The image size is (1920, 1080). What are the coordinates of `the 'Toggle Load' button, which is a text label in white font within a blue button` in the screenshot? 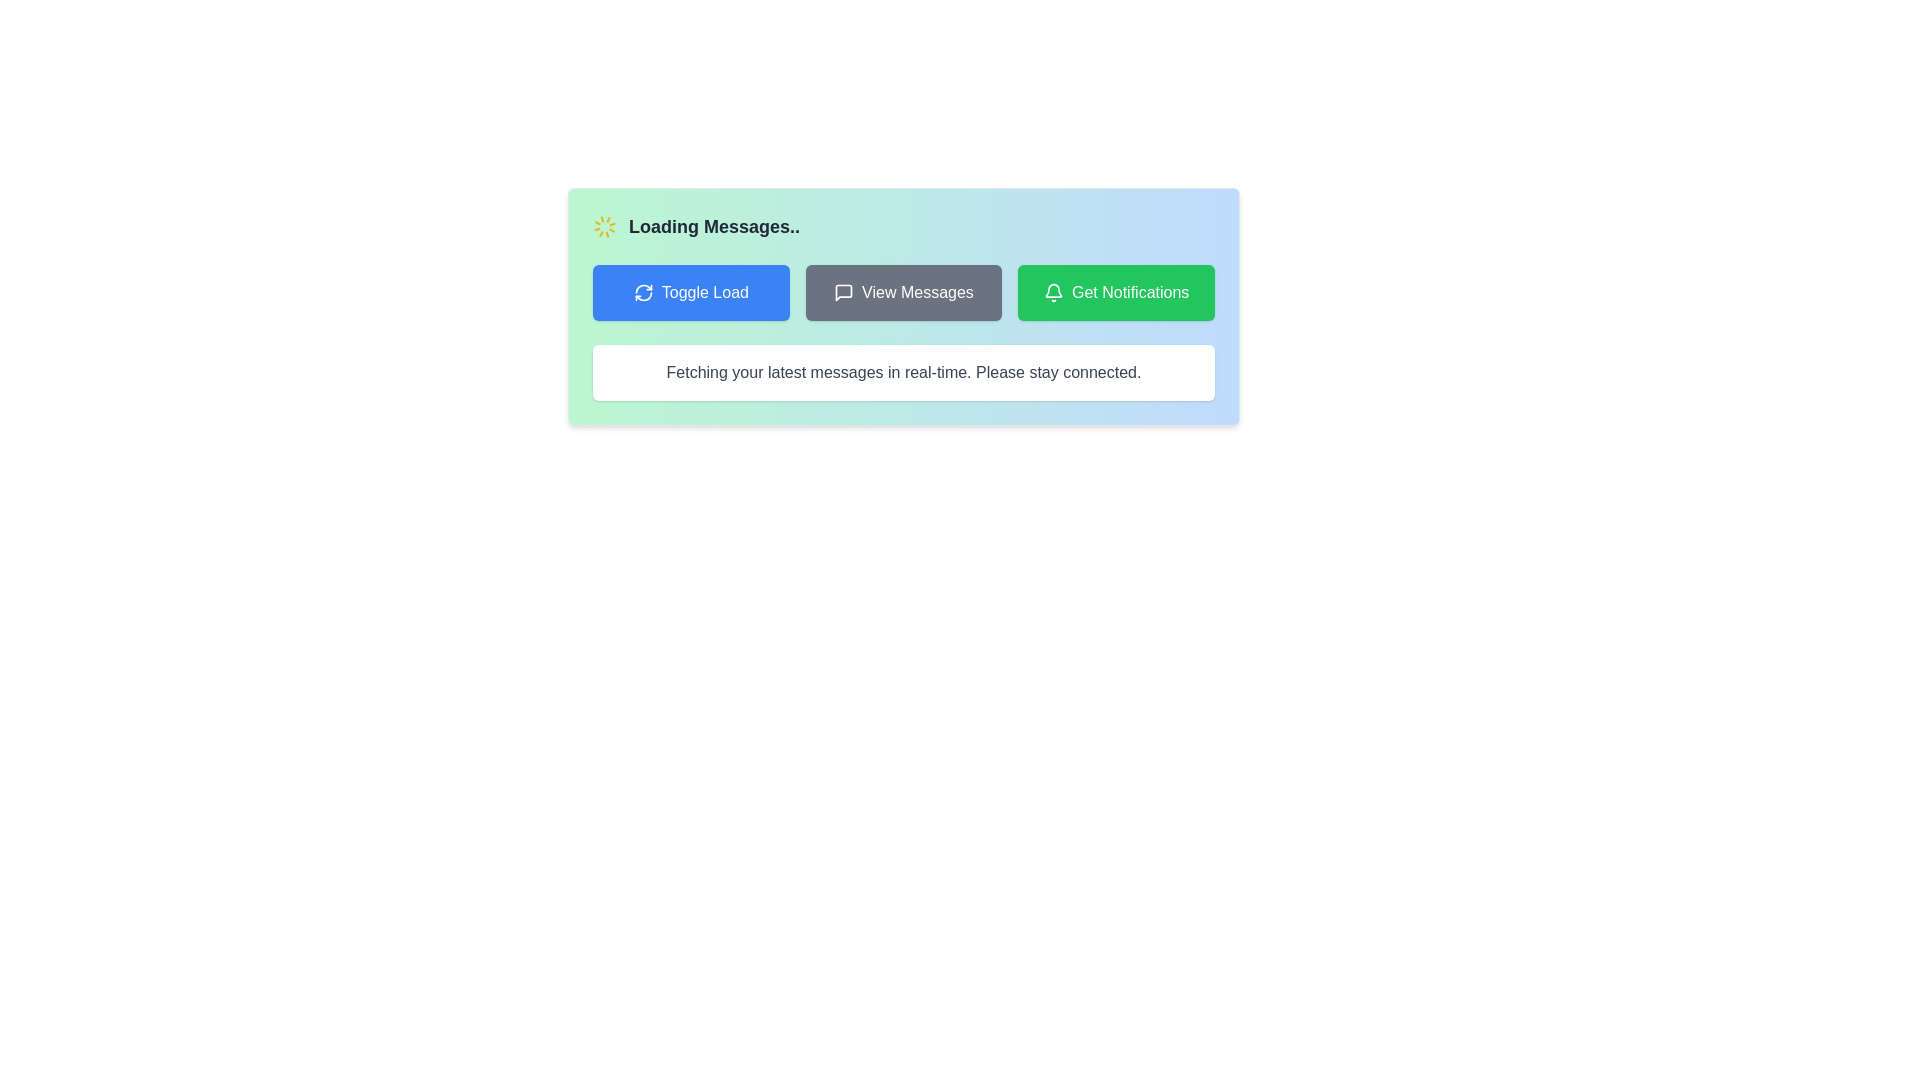 It's located at (705, 293).